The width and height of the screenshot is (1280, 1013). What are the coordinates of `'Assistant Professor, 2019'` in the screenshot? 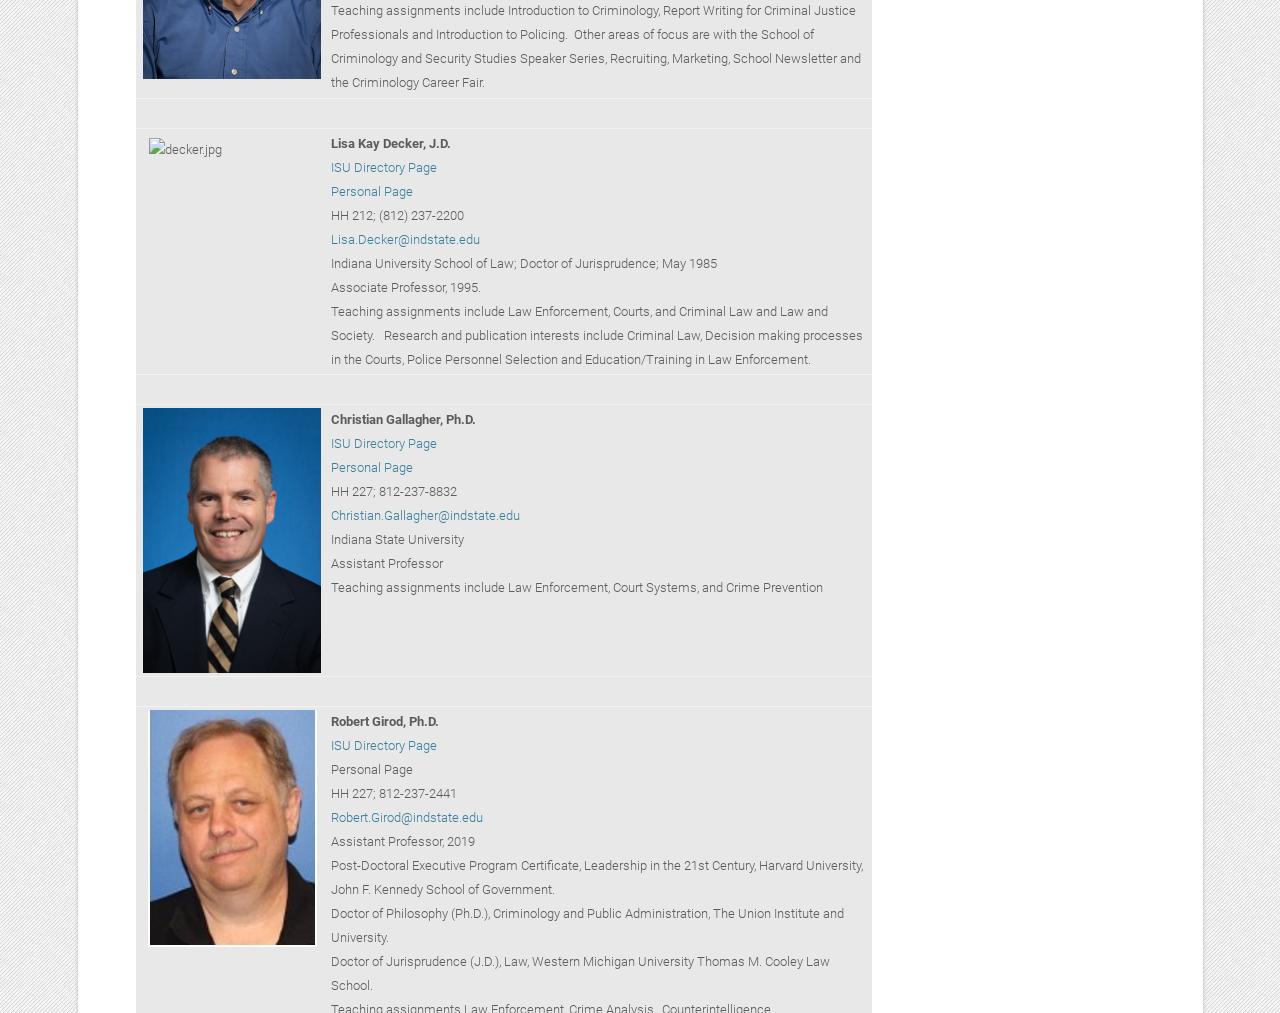 It's located at (401, 839).